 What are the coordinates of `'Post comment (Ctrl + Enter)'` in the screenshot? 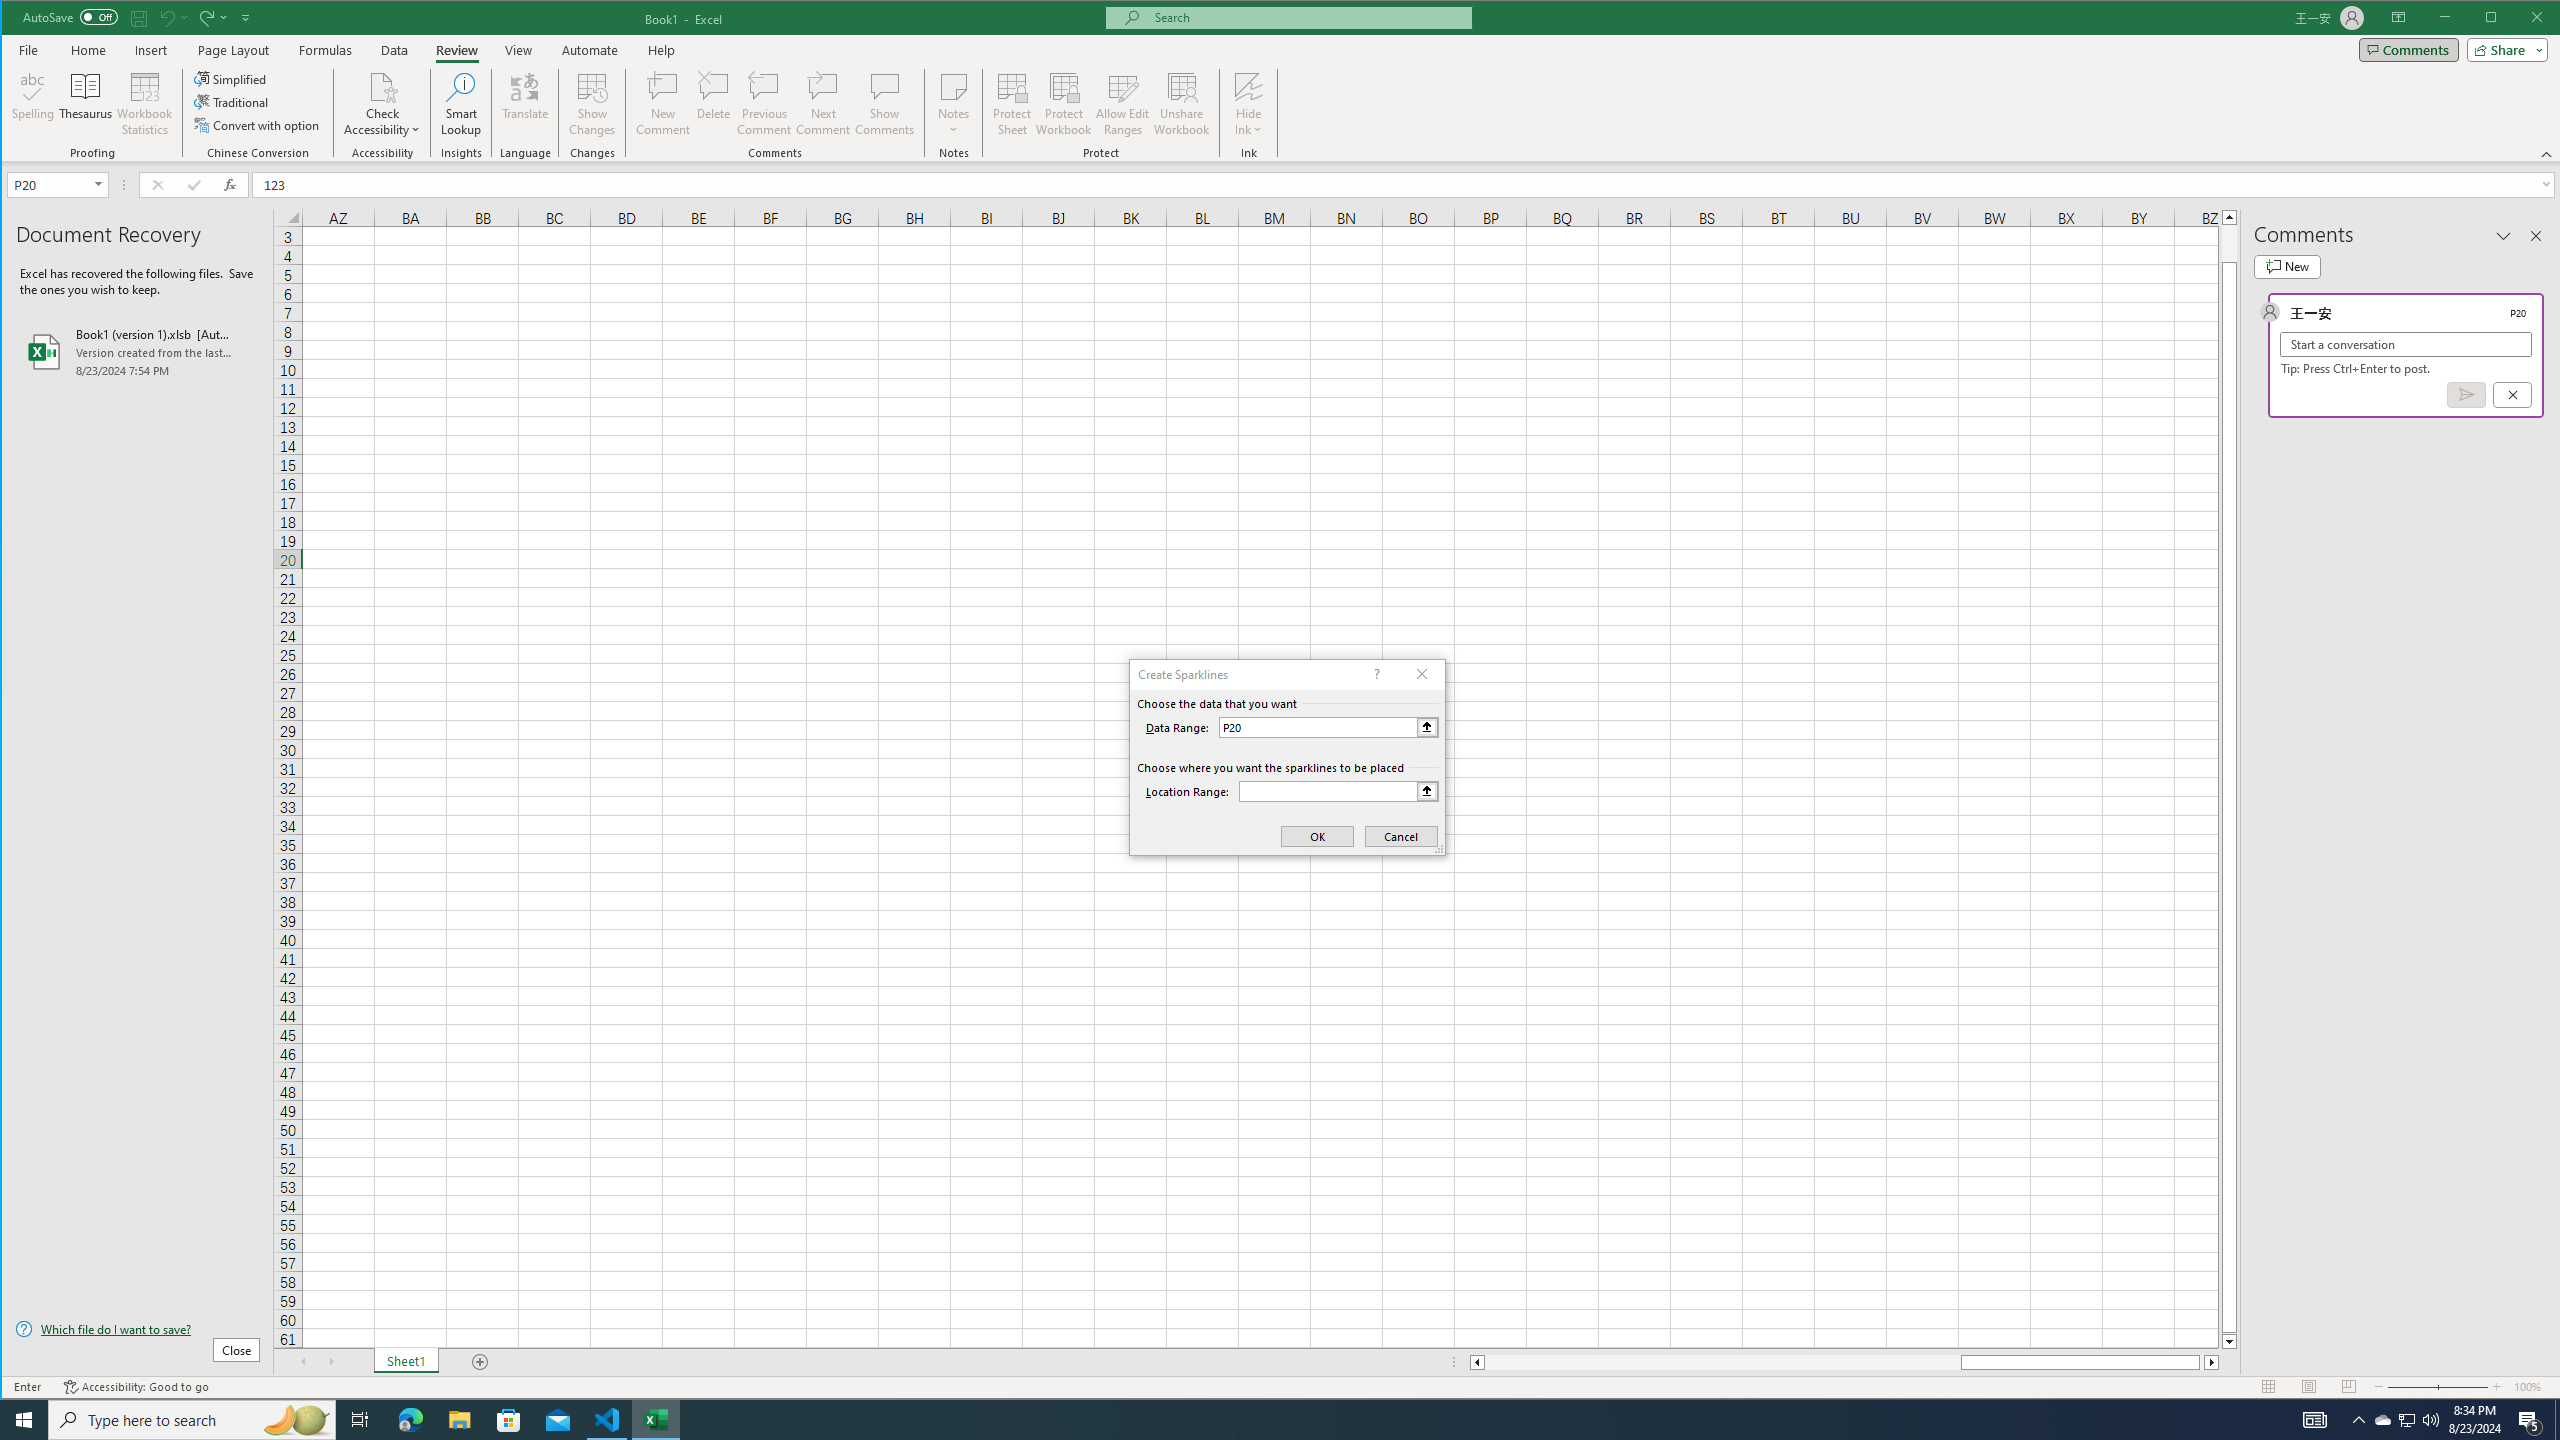 It's located at (2466, 394).